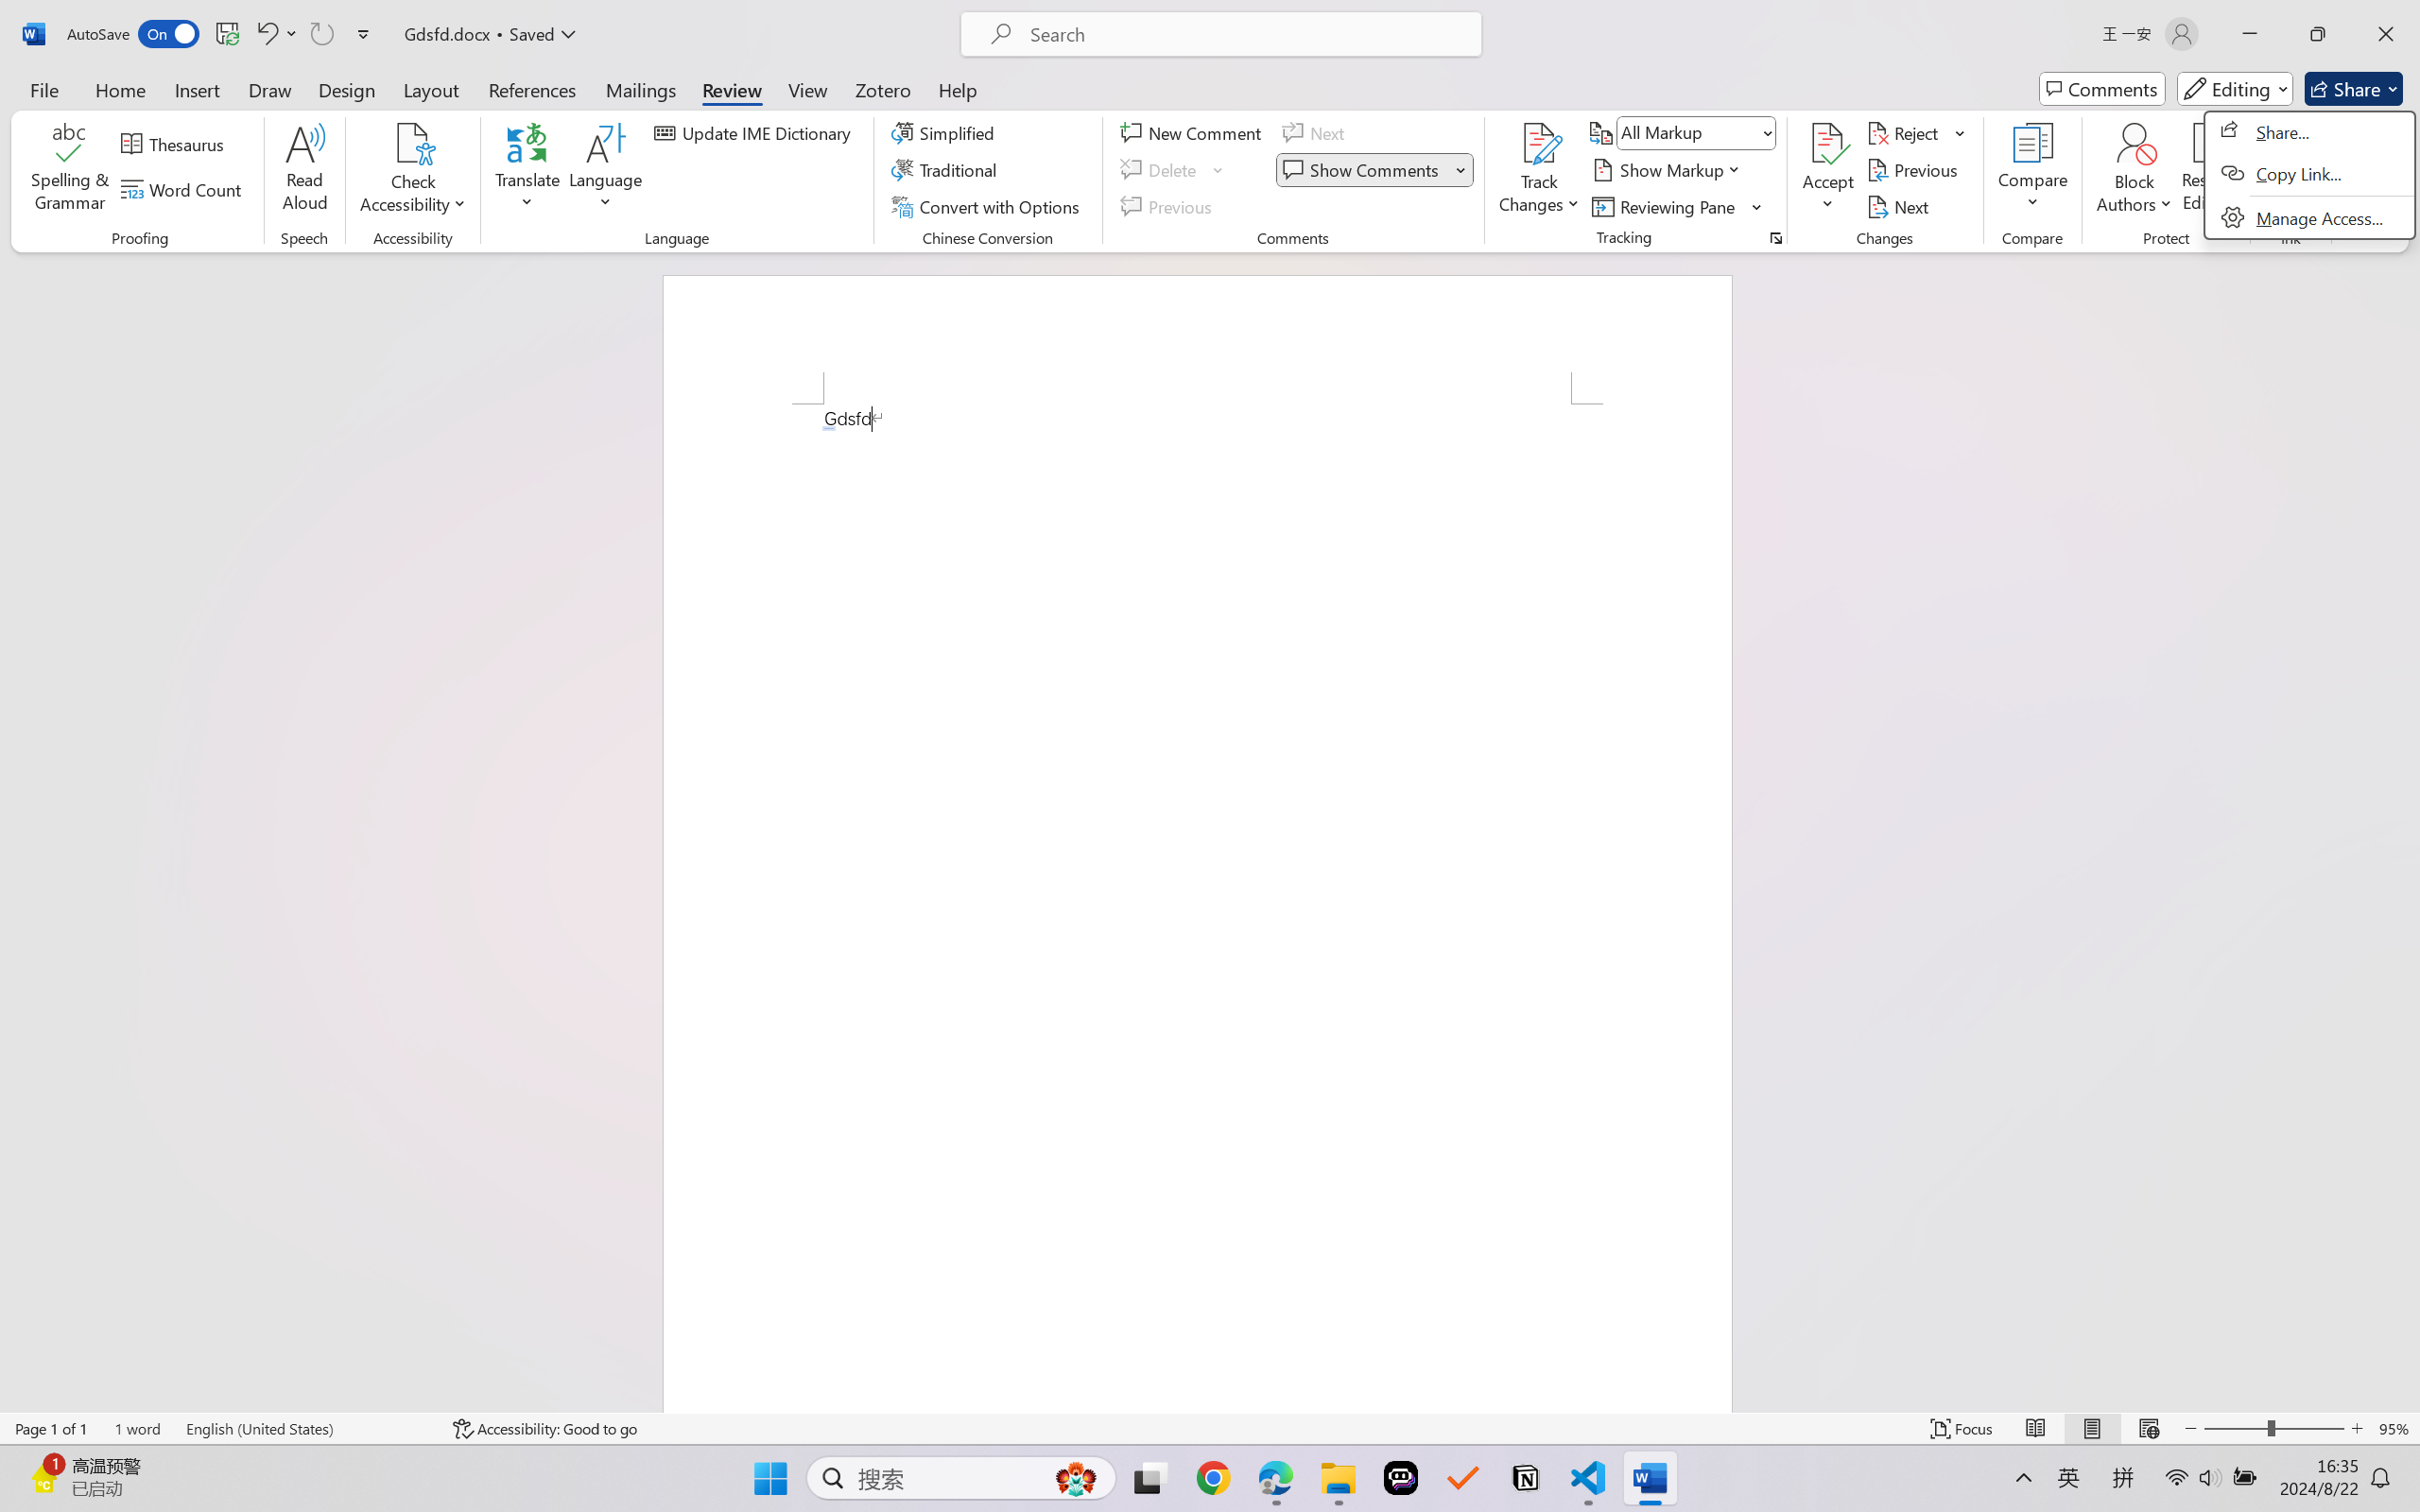  Describe the element at coordinates (1246, 33) in the screenshot. I see `'Microsoft search'` at that location.